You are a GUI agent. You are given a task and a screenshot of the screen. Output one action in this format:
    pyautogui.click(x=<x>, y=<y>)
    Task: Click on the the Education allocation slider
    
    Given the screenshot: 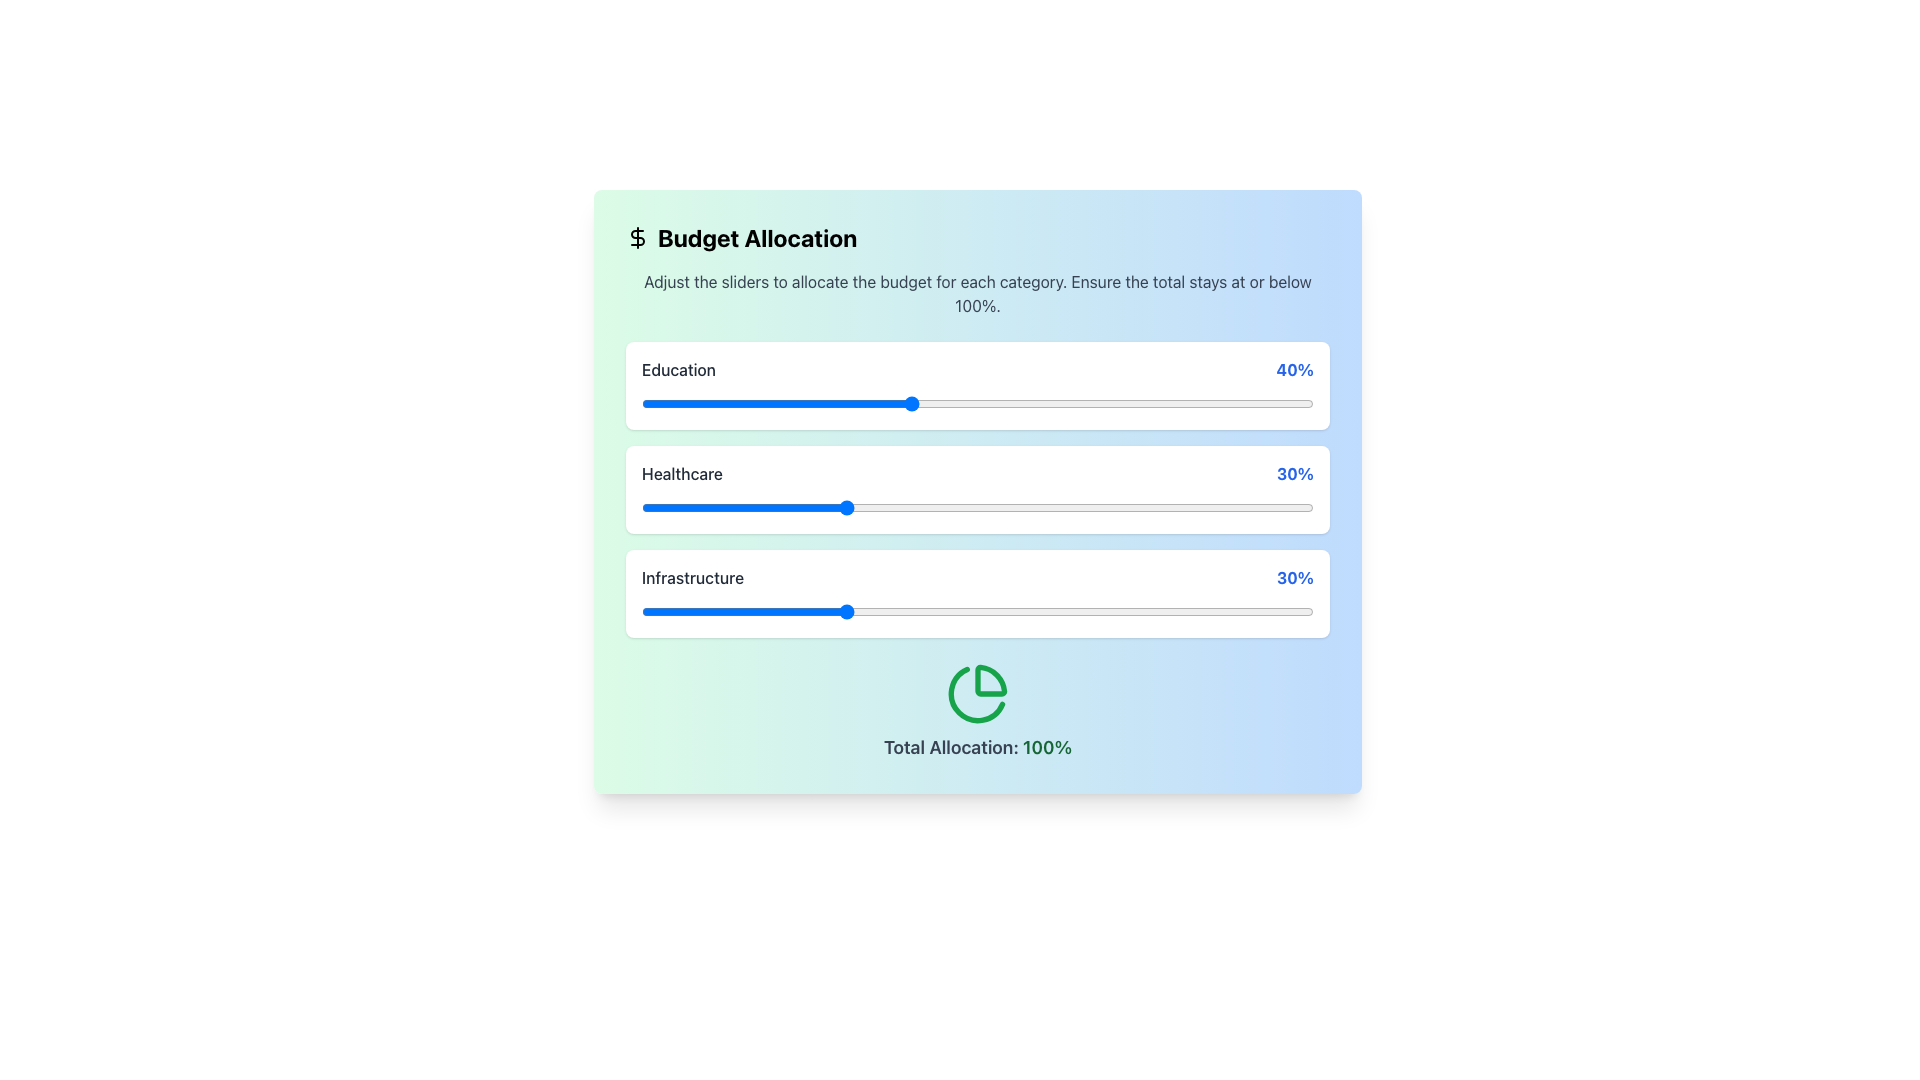 What is the action you would take?
    pyautogui.click(x=648, y=404)
    